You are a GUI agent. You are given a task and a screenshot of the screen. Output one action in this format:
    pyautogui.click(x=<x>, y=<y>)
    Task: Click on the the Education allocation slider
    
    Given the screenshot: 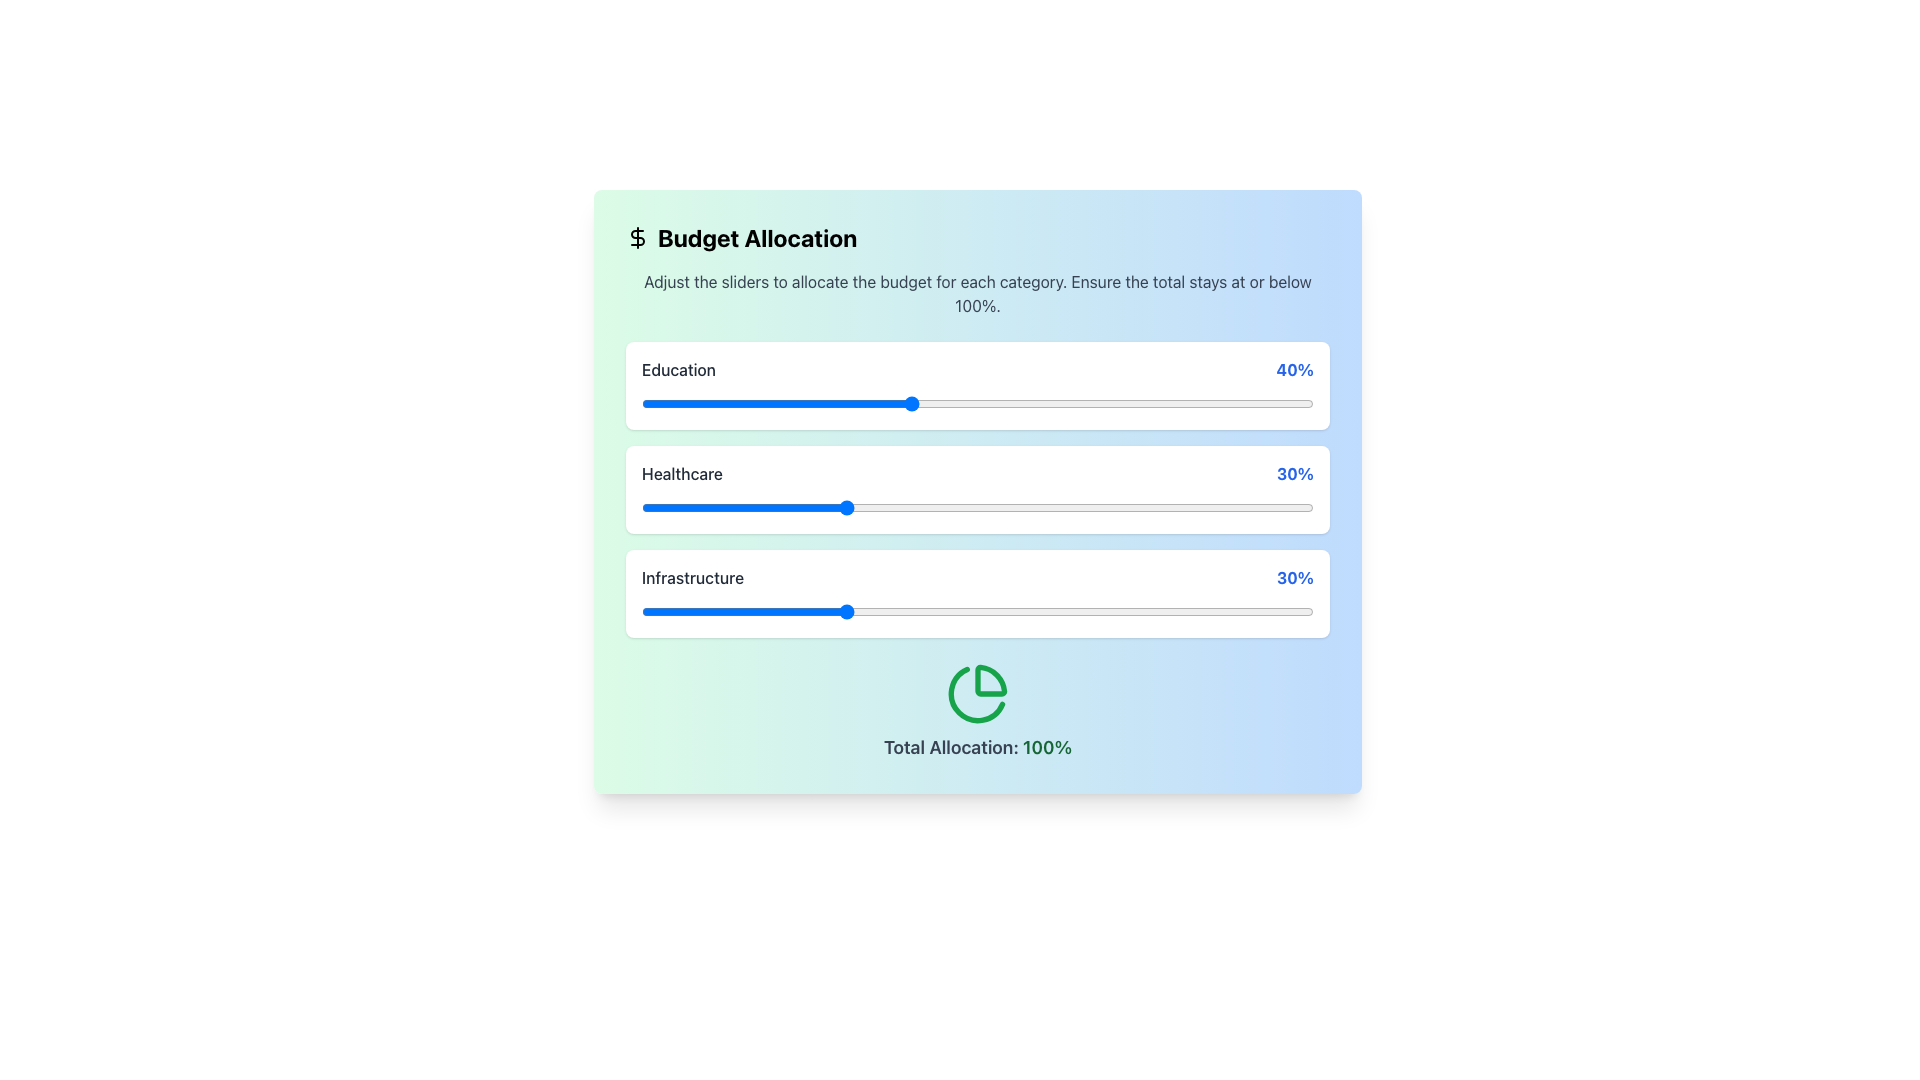 What is the action you would take?
    pyautogui.click(x=648, y=404)
    